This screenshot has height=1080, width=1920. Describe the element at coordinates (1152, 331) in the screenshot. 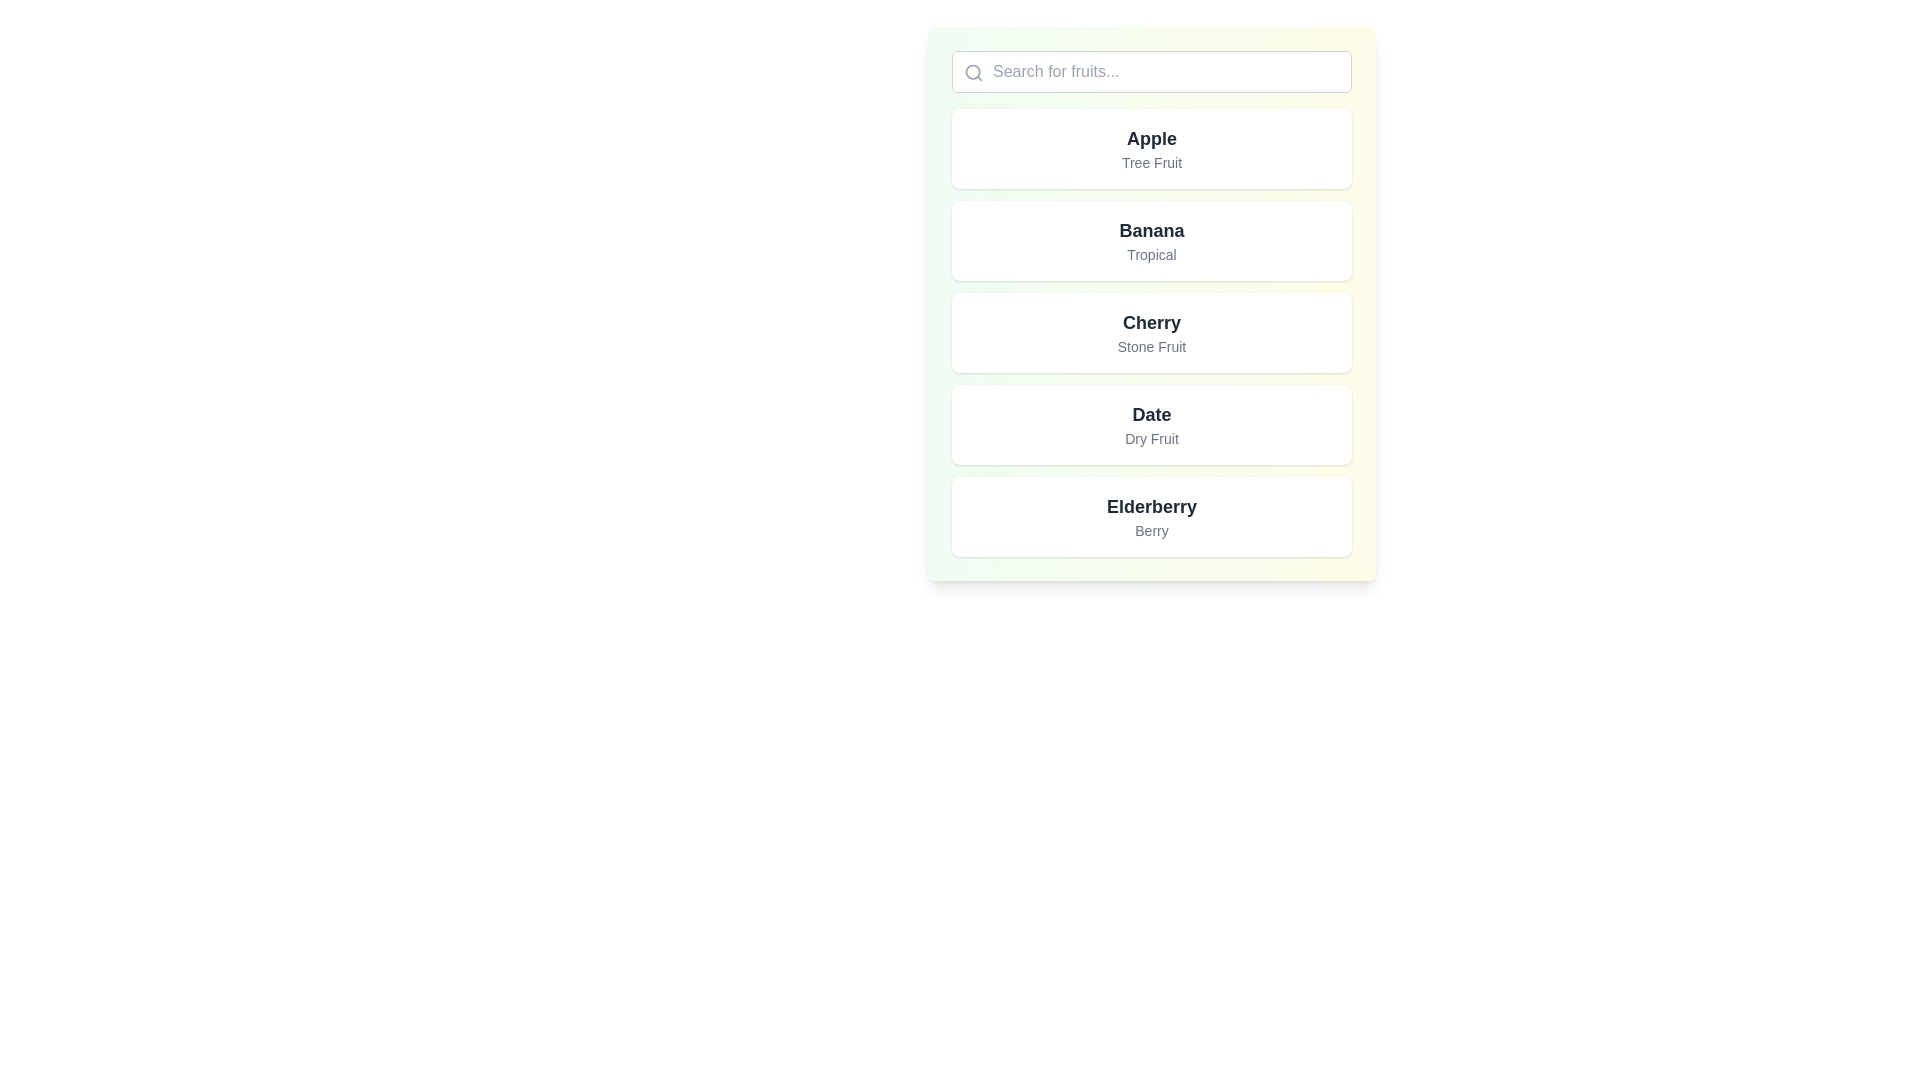

I see `to select the list item labeled 'Cherry', which is the third item in a vertically stacked list of five, positioned between 'Banana' and 'Date'` at that location.